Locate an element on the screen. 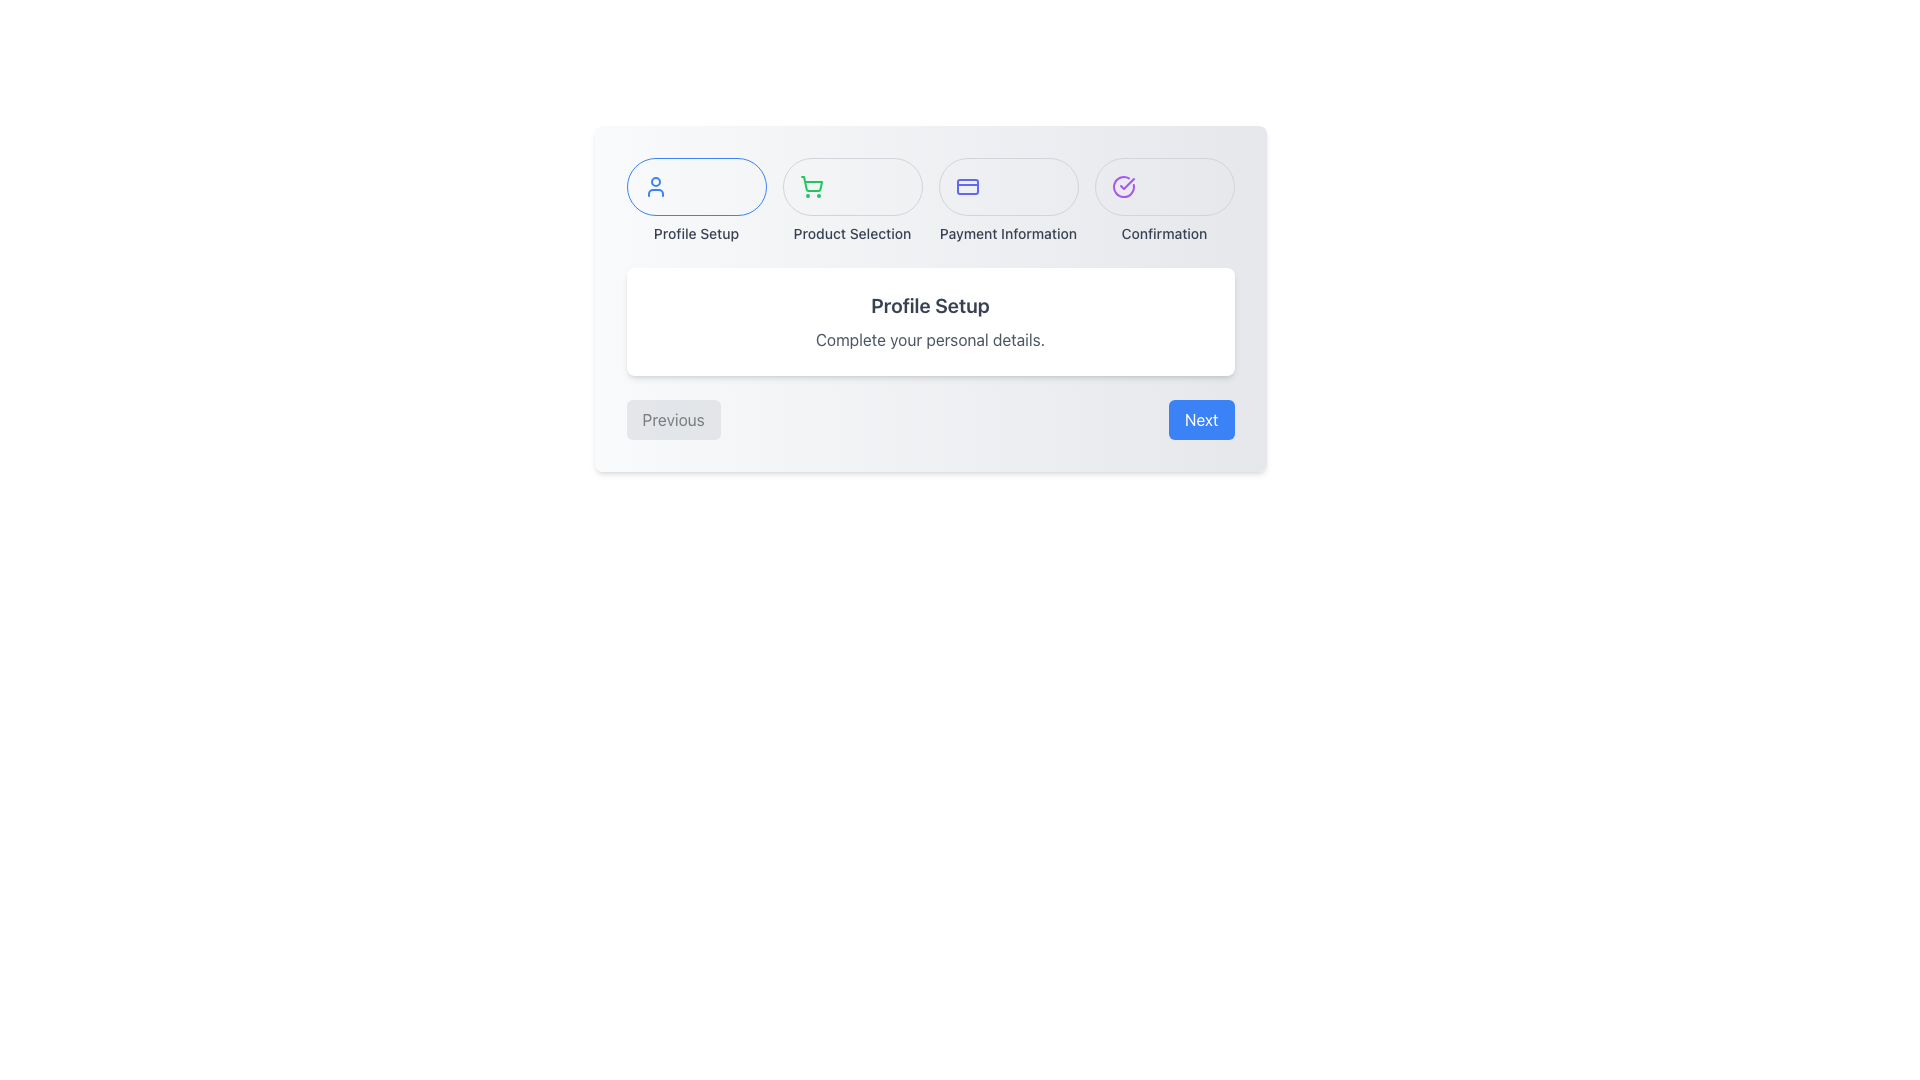 This screenshot has height=1080, width=1920. the 'Next' button, a blue rectangular button with rounded corners and white text, to proceed is located at coordinates (1200, 419).